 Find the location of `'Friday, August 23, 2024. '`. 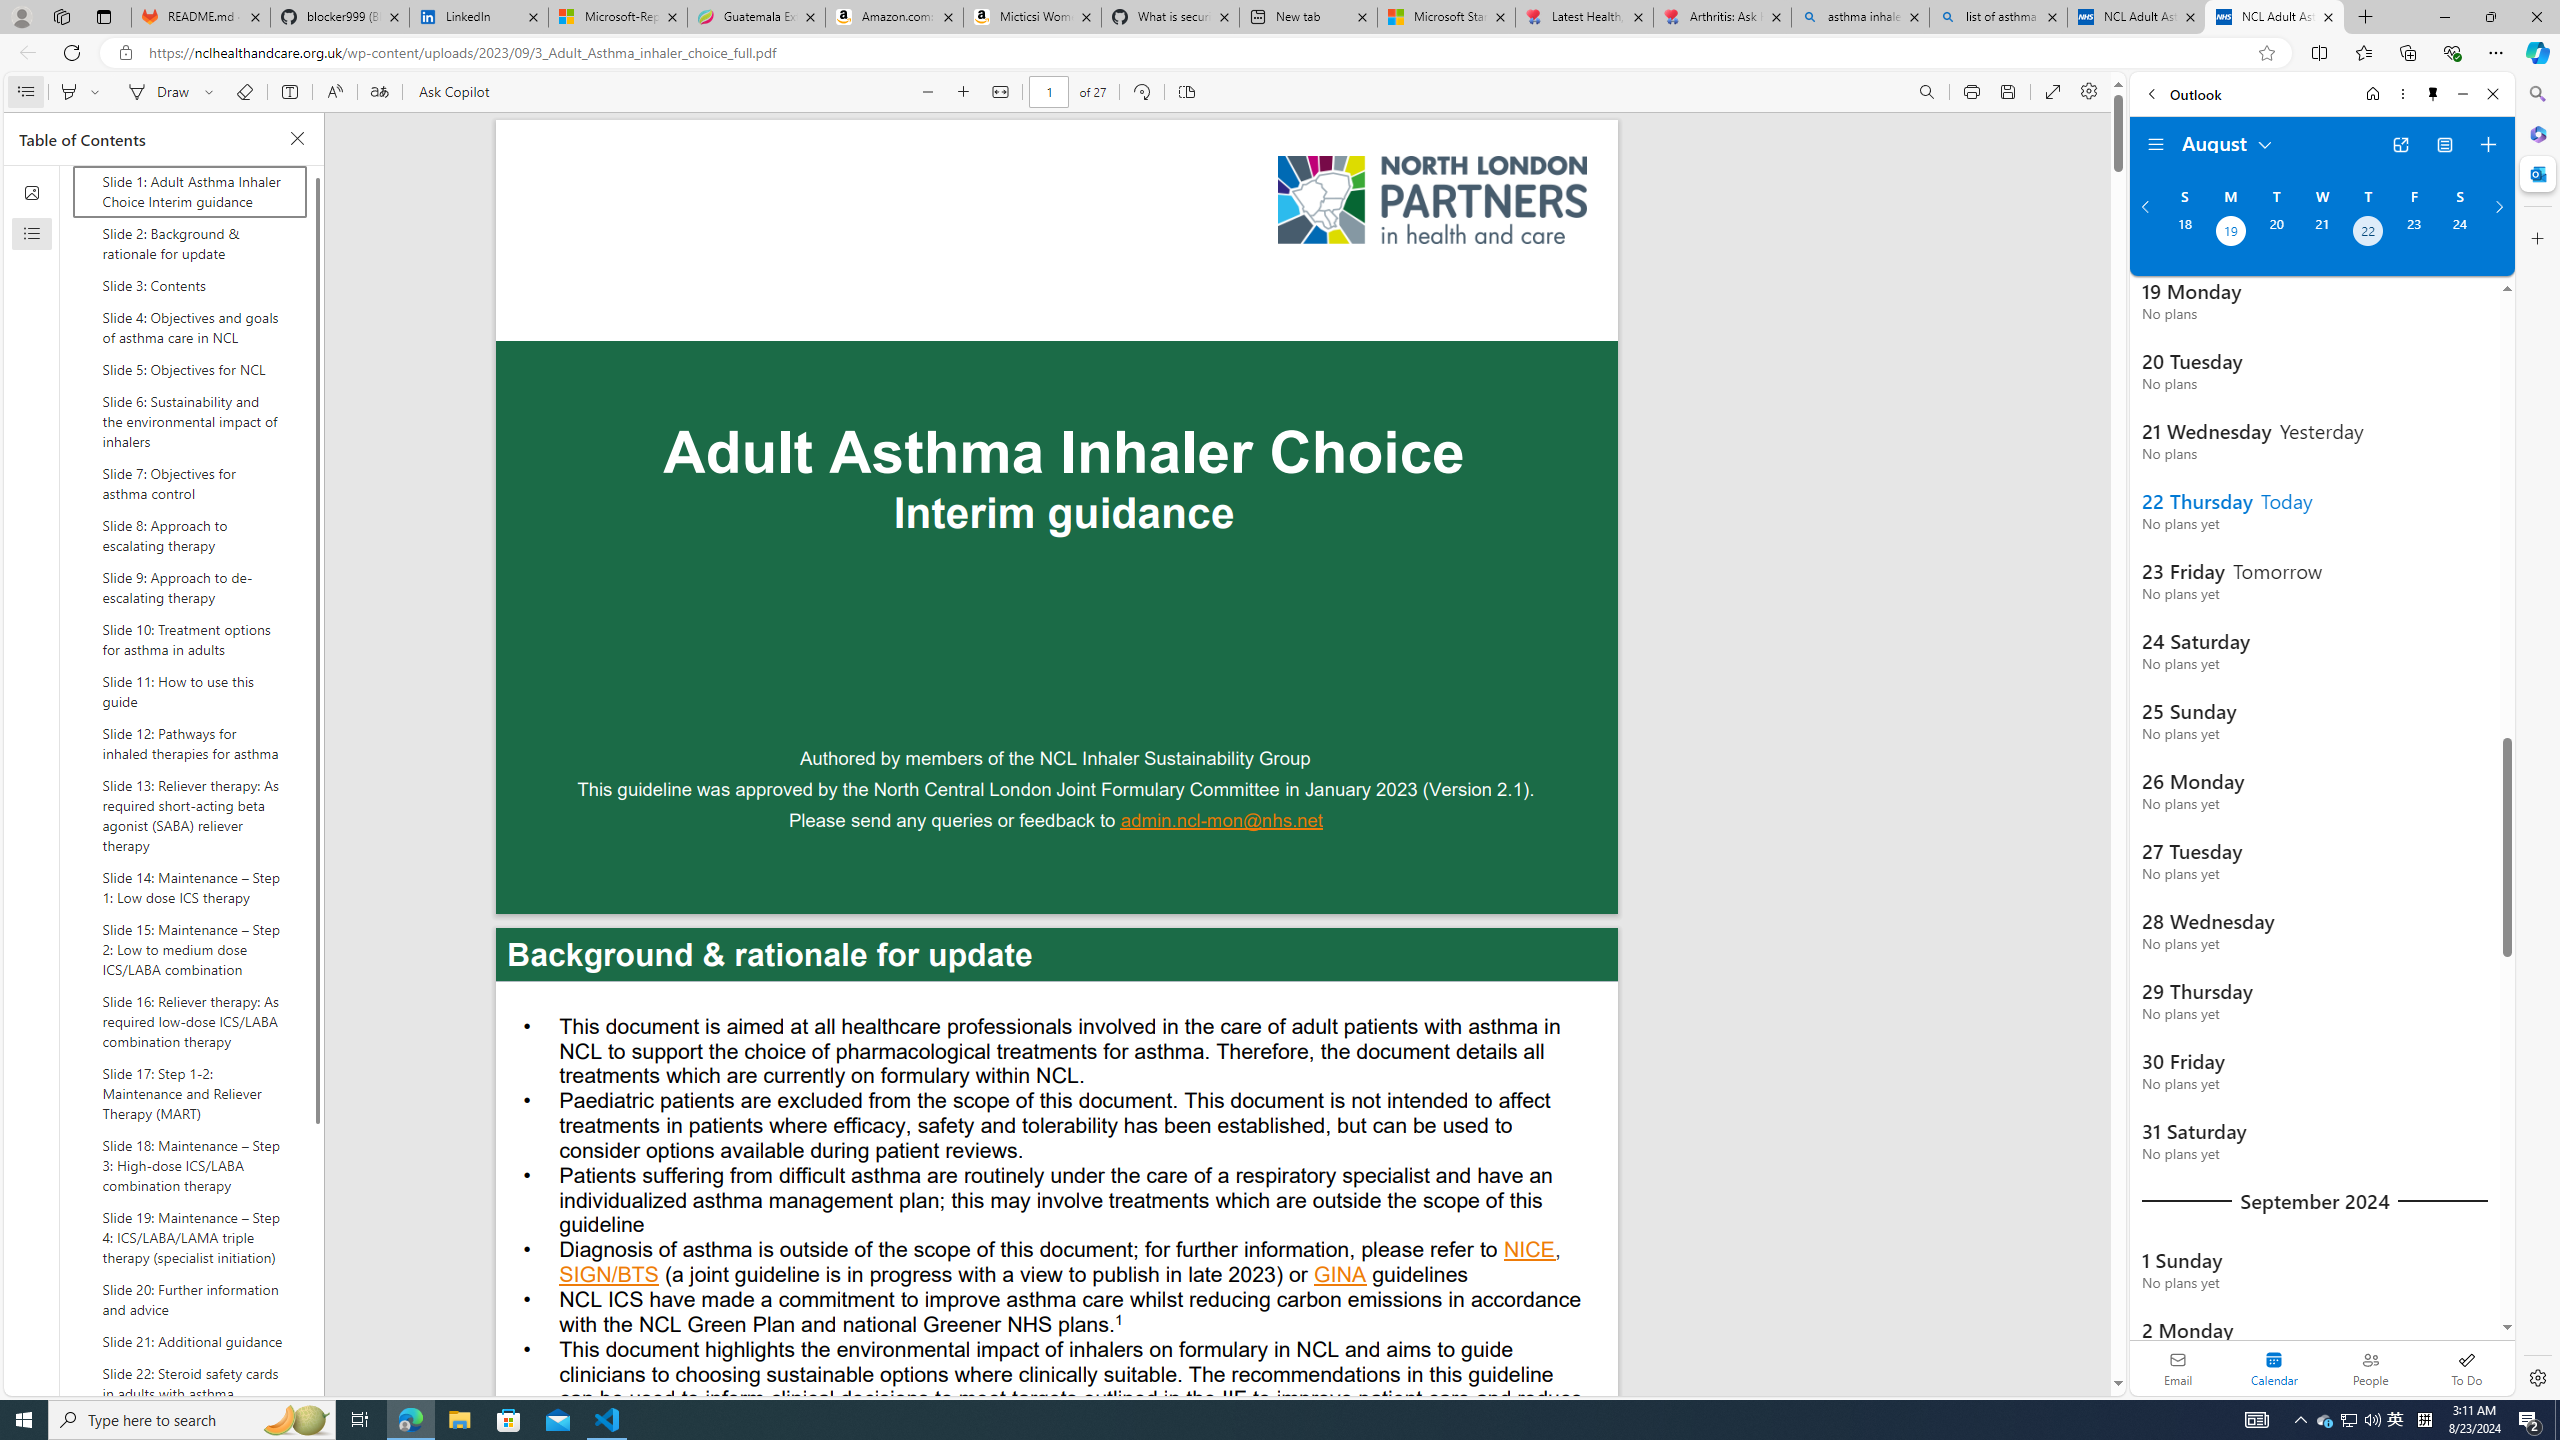

'Friday, August 23, 2024. ' is located at coordinates (2413, 233).